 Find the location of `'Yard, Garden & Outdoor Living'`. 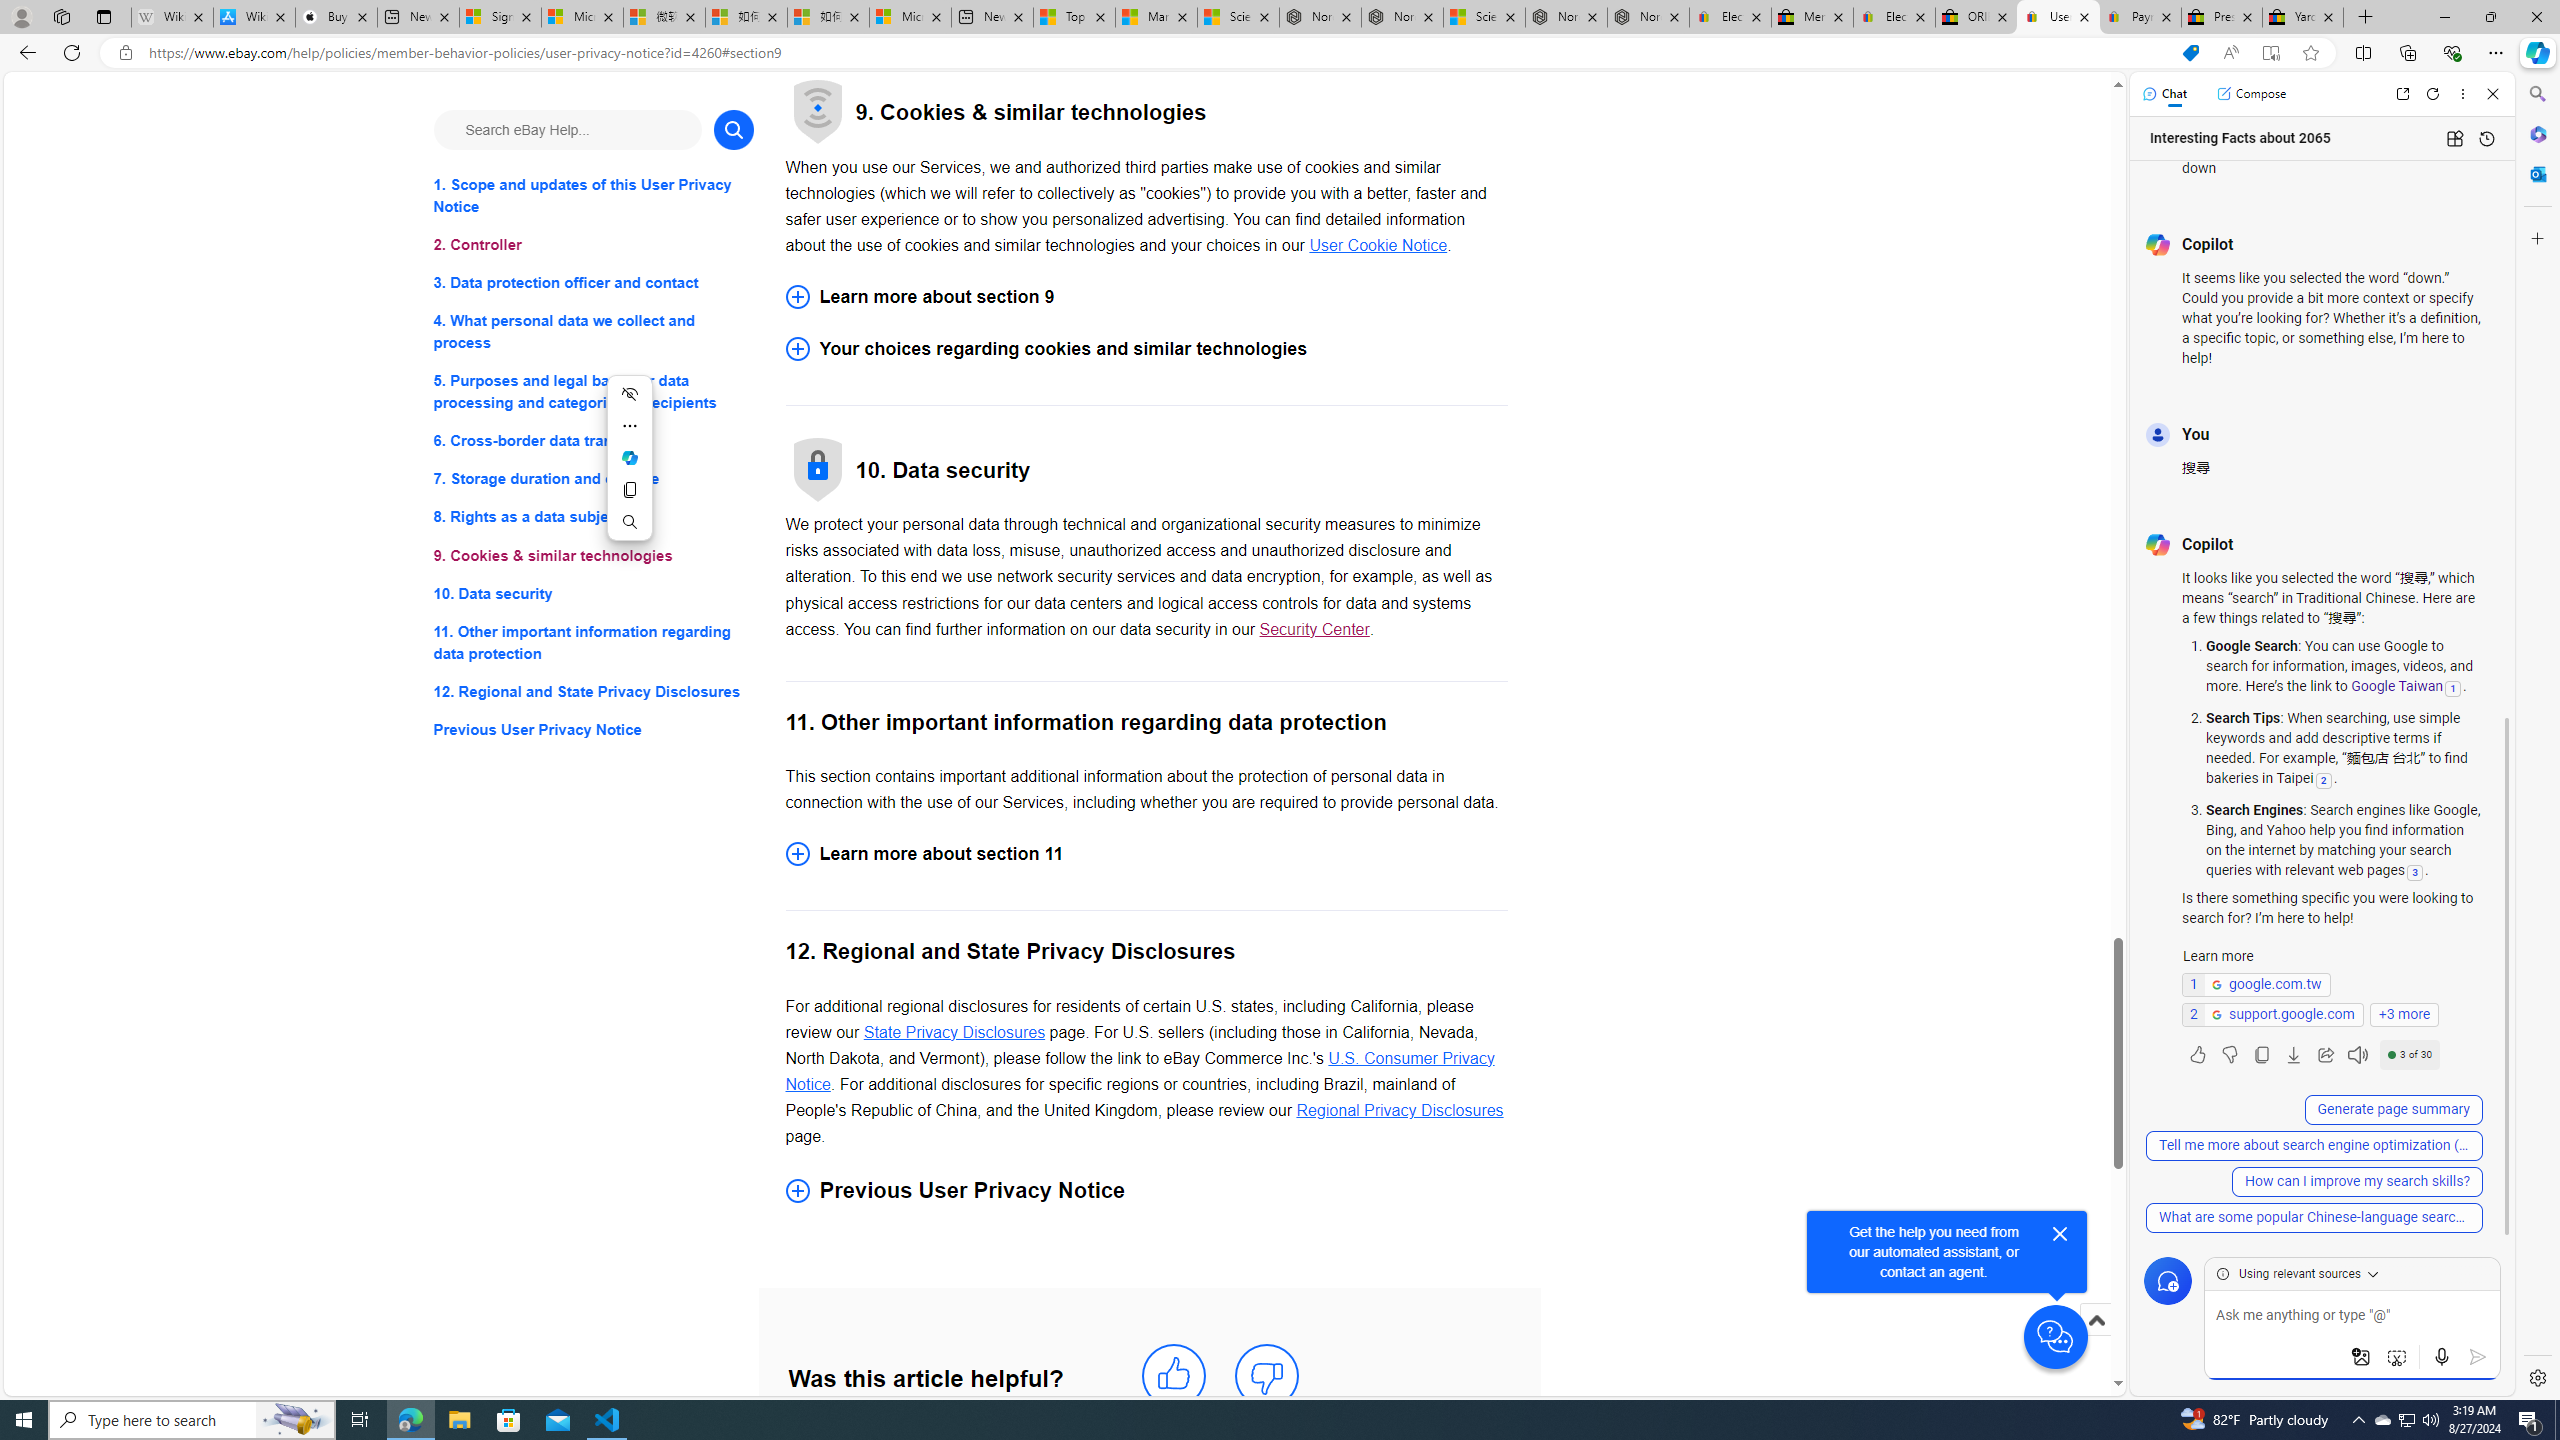

'Yard, Garden & Outdoor Living' is located at coordinates (2302, 16).